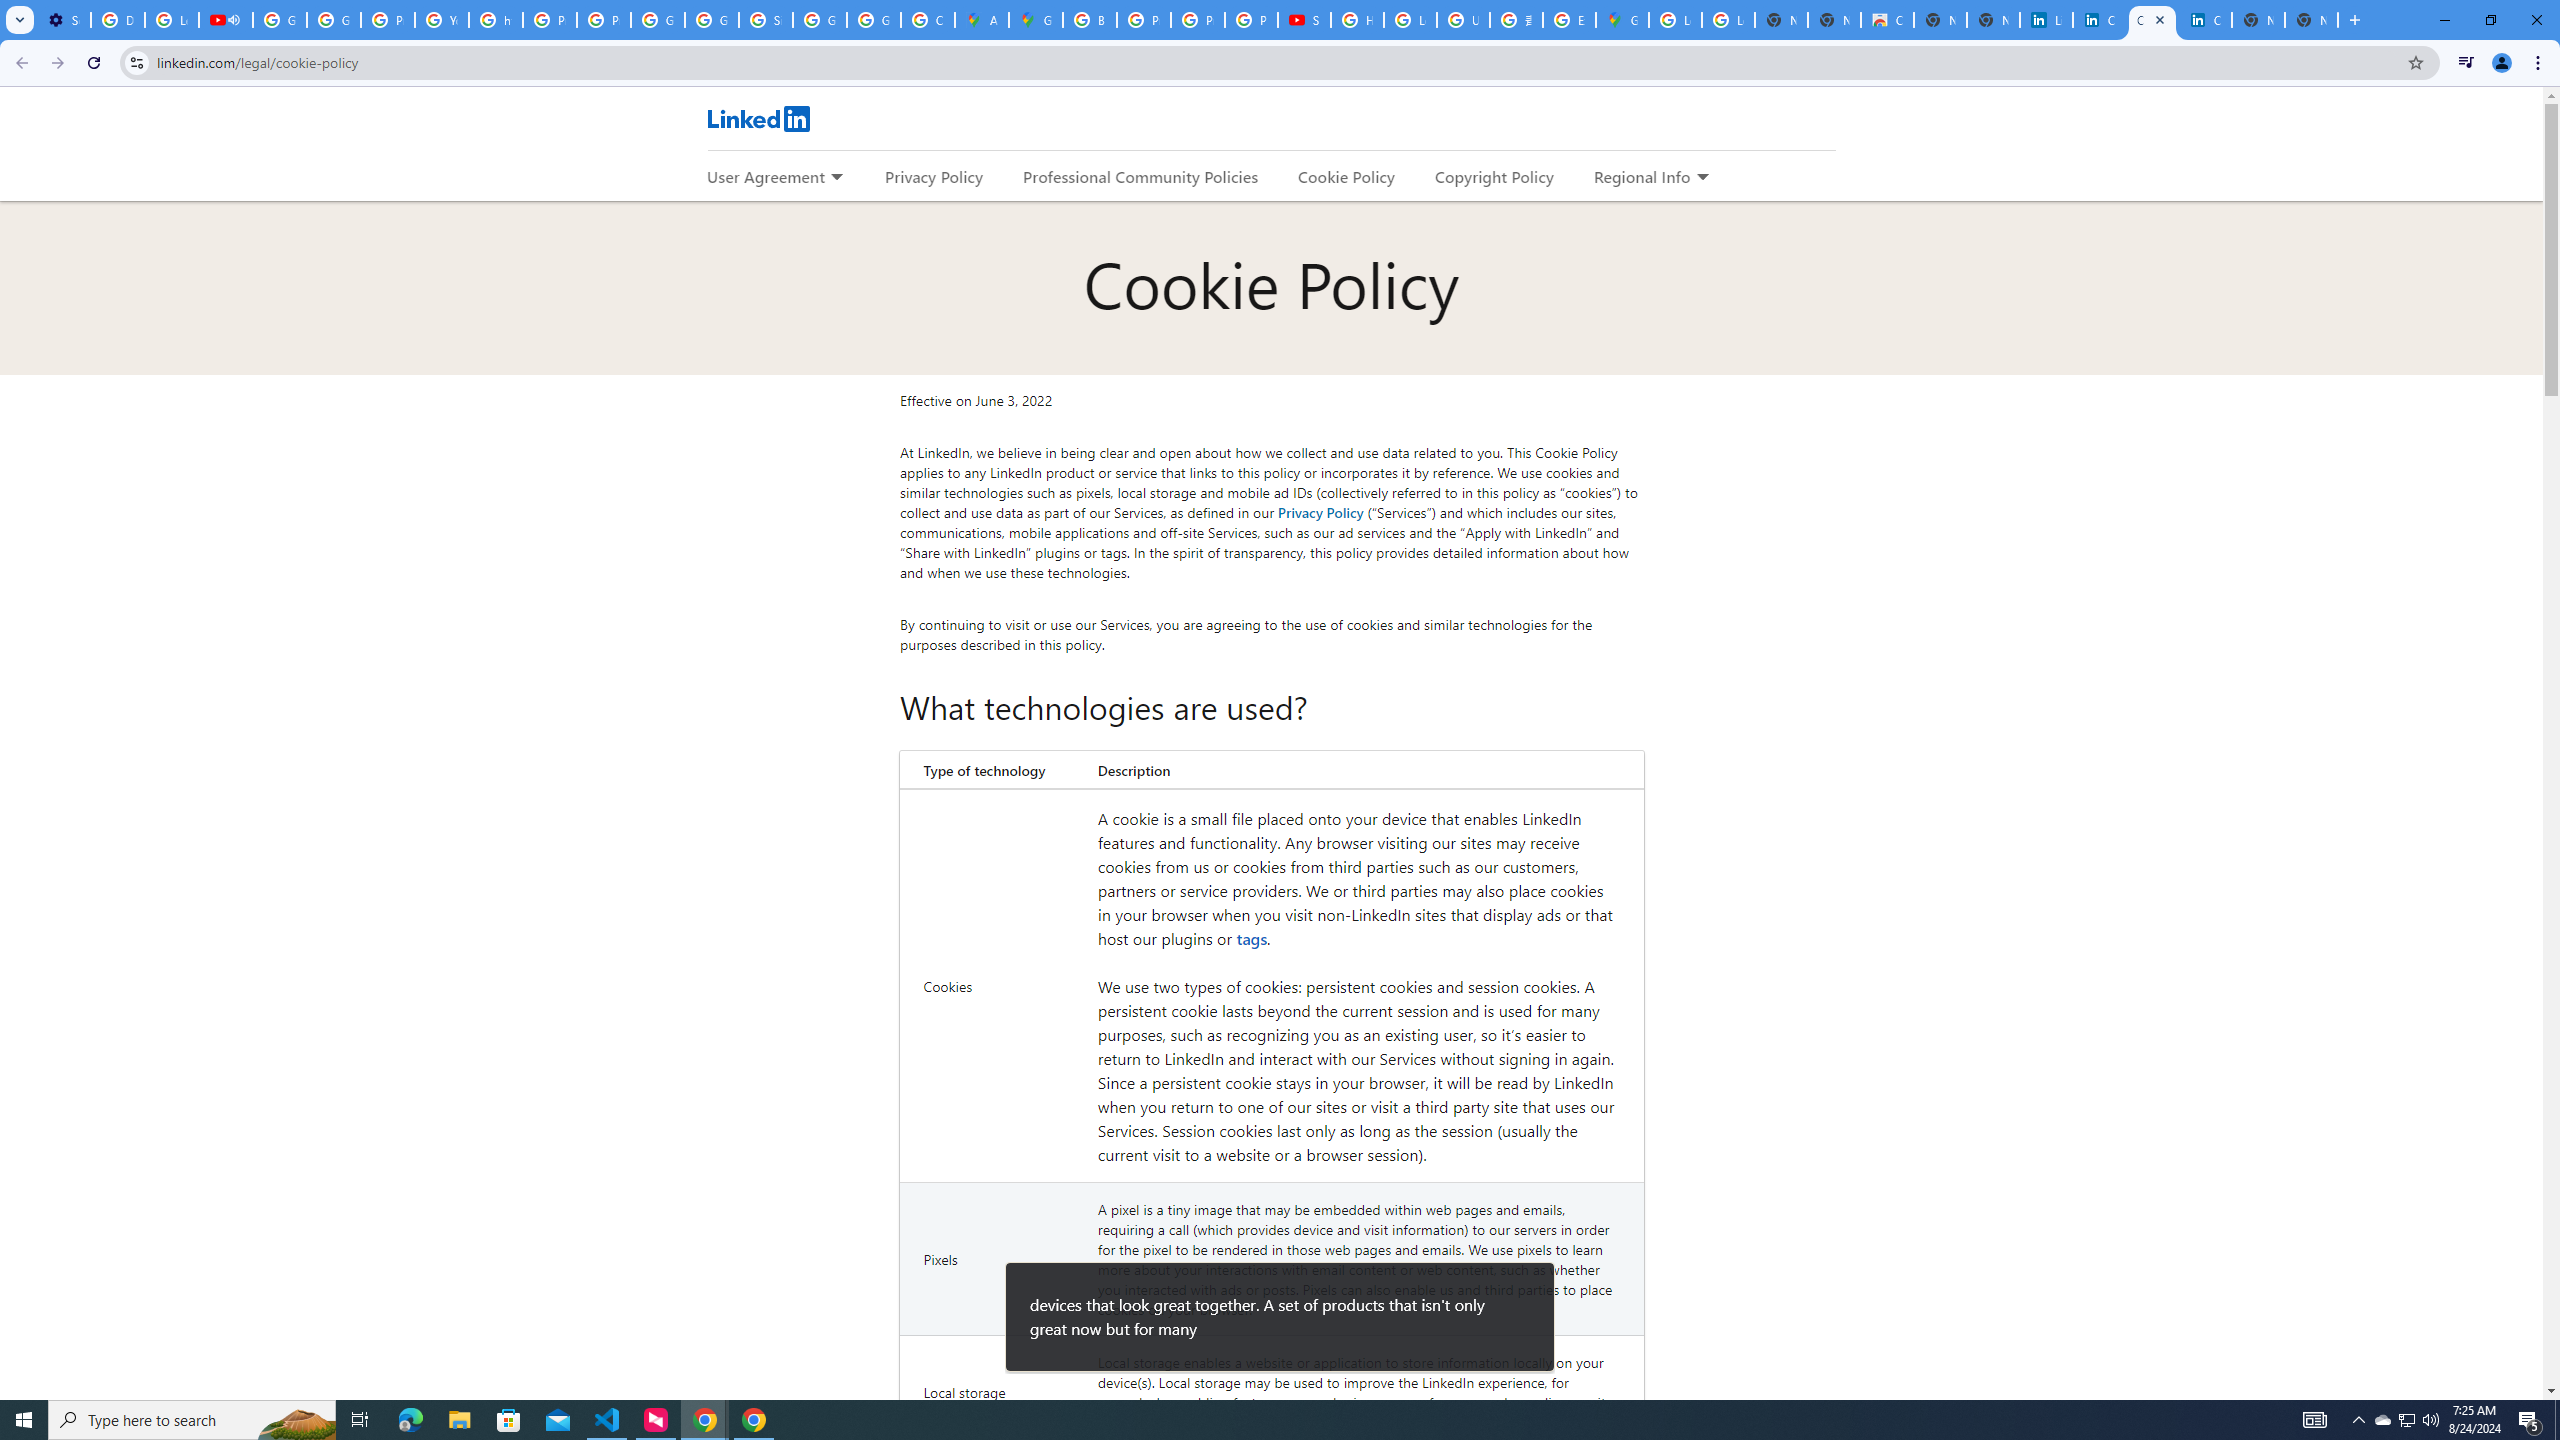 Image resolution: width=2560 pixels, height=1440 pixels. What do you see at coordinates (1356, 19) in the screenshot?
I see `'How Chrome protects your passwords - Google Chrome Help'` at bounding box center [1356, 19].